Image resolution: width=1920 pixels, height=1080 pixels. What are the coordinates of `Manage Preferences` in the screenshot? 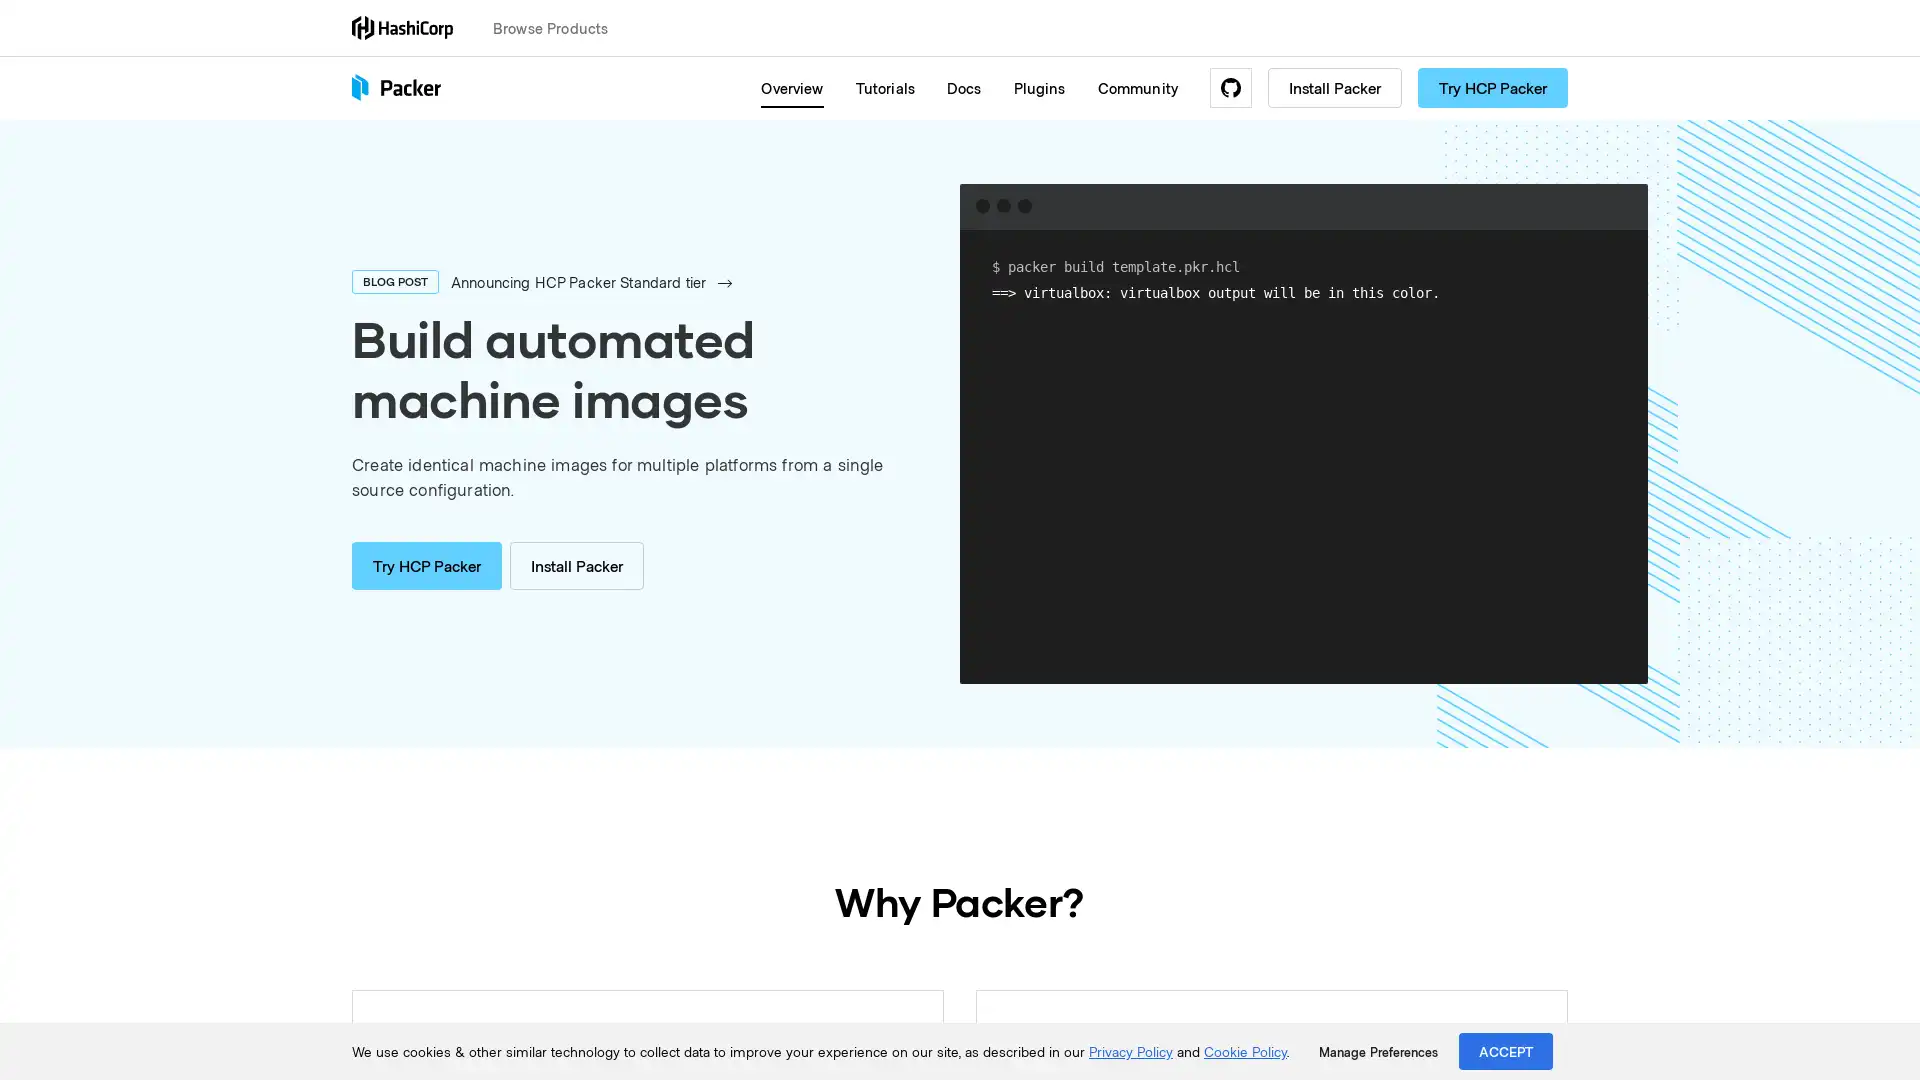 It's located at (1377, 1051).